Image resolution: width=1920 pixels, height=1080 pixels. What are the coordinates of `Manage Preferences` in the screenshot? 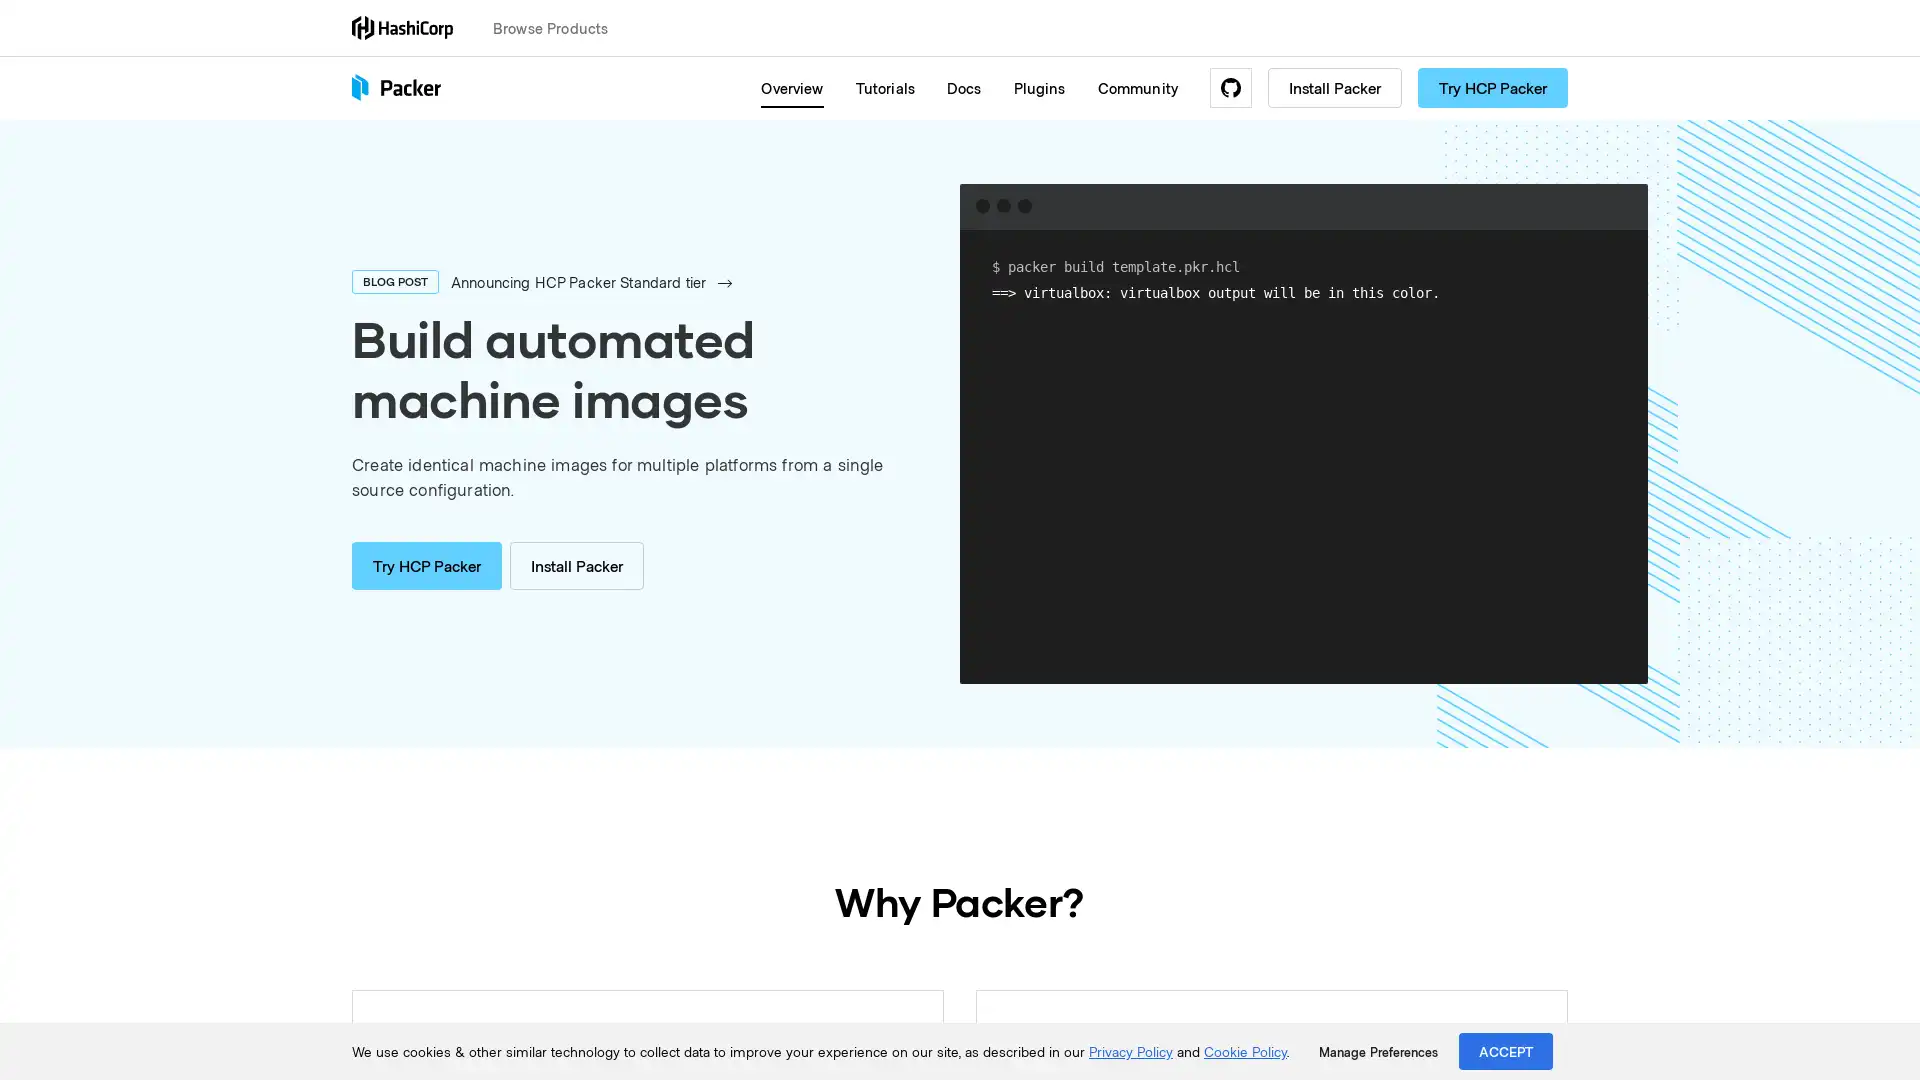 It's located at (1377, 1051).